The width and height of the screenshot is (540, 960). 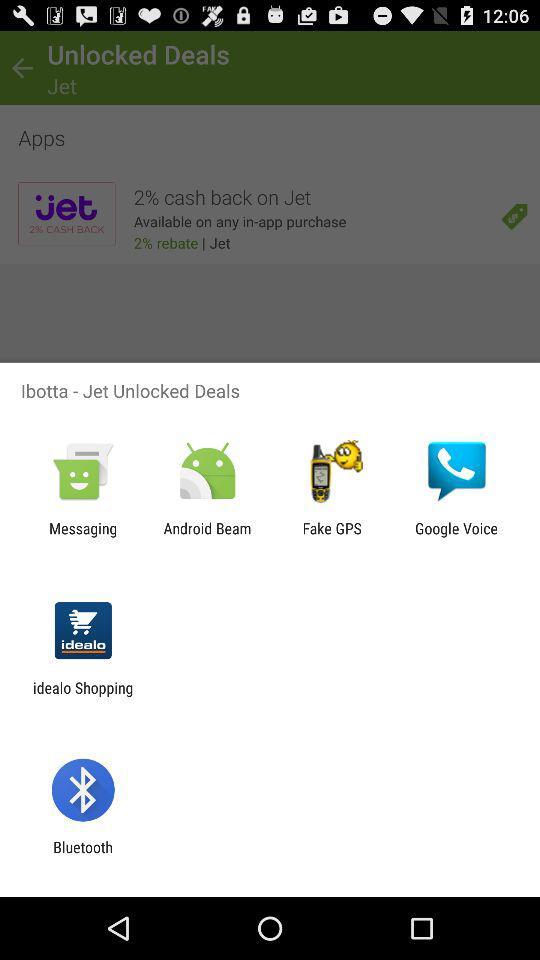 What do you see at coordinates (82, 536) in the screenshot?
I see `the app next to android beam item` at bounding box center [82, 536].